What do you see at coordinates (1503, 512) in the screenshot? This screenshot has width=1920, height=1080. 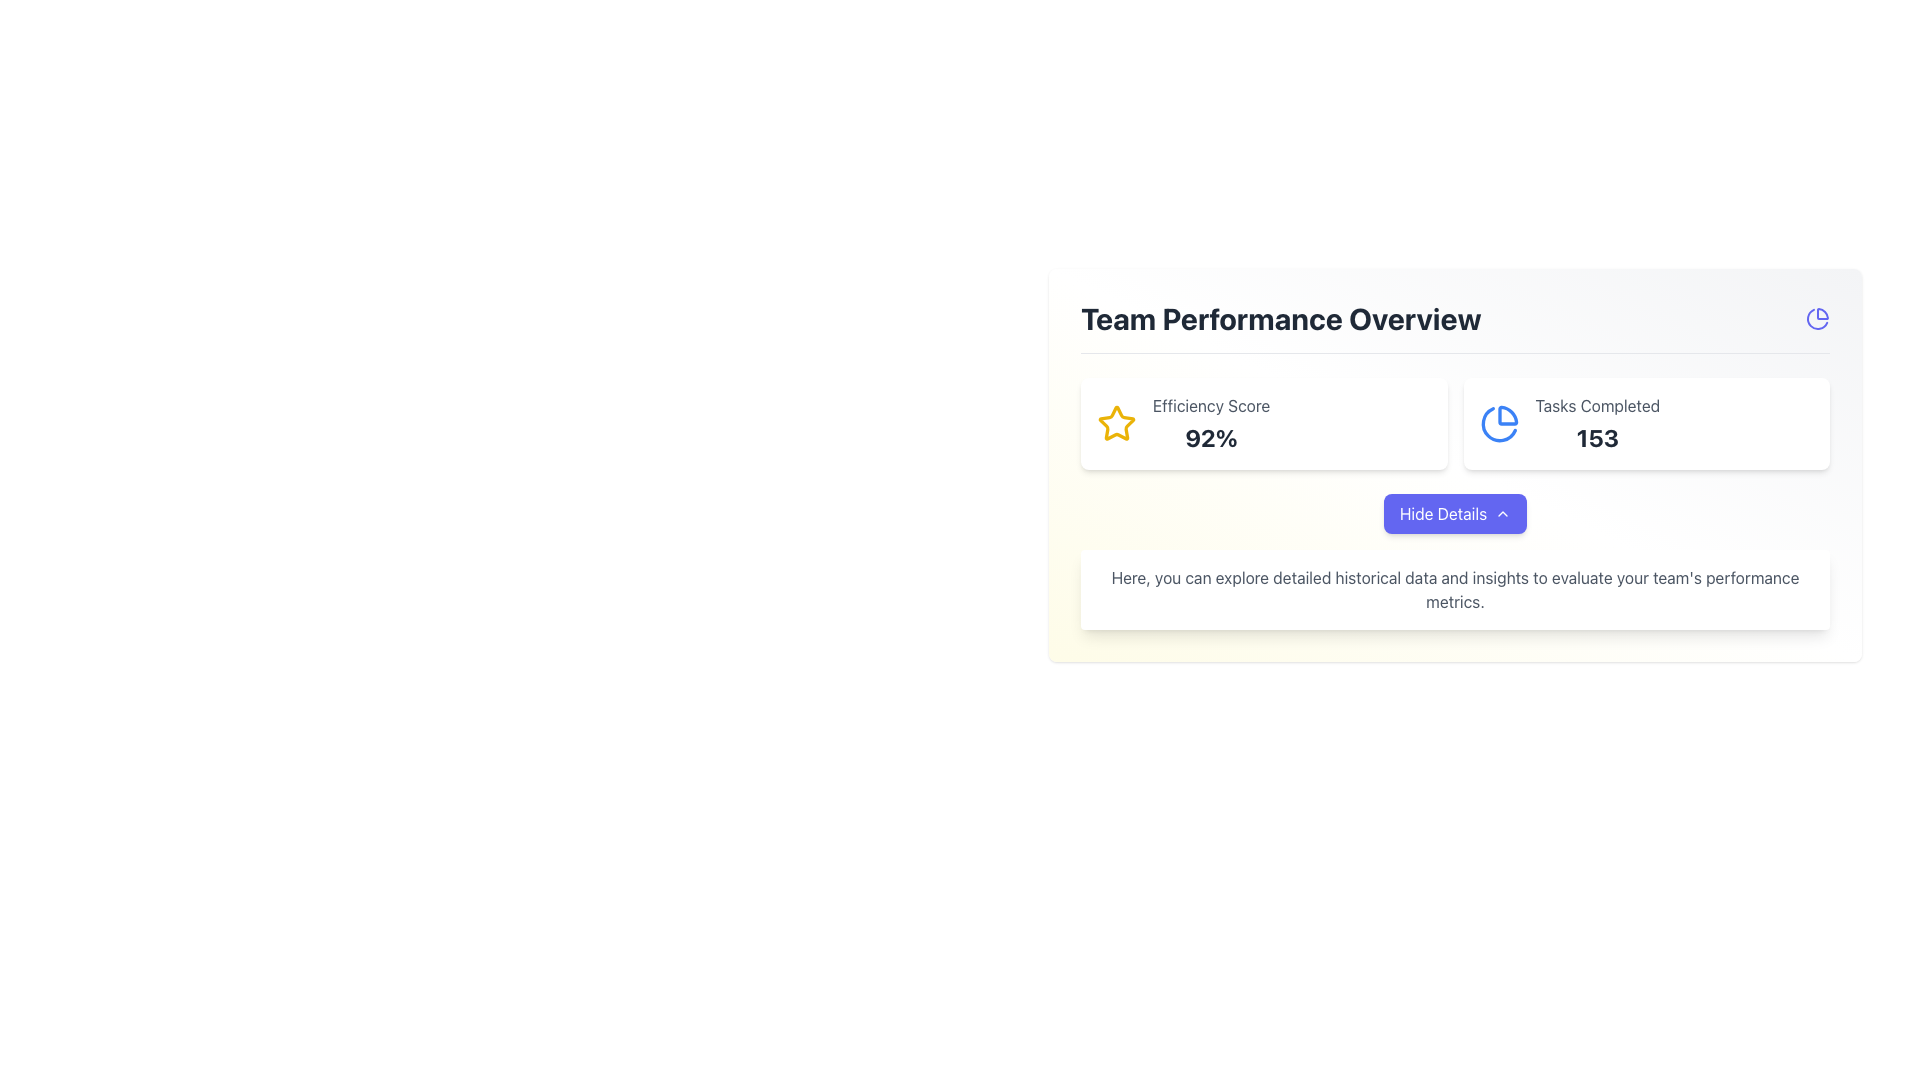 I see `the upward chevron-shaped icon located at the far right of the 'Hide Details' button` at bounding box center [1503, 512].